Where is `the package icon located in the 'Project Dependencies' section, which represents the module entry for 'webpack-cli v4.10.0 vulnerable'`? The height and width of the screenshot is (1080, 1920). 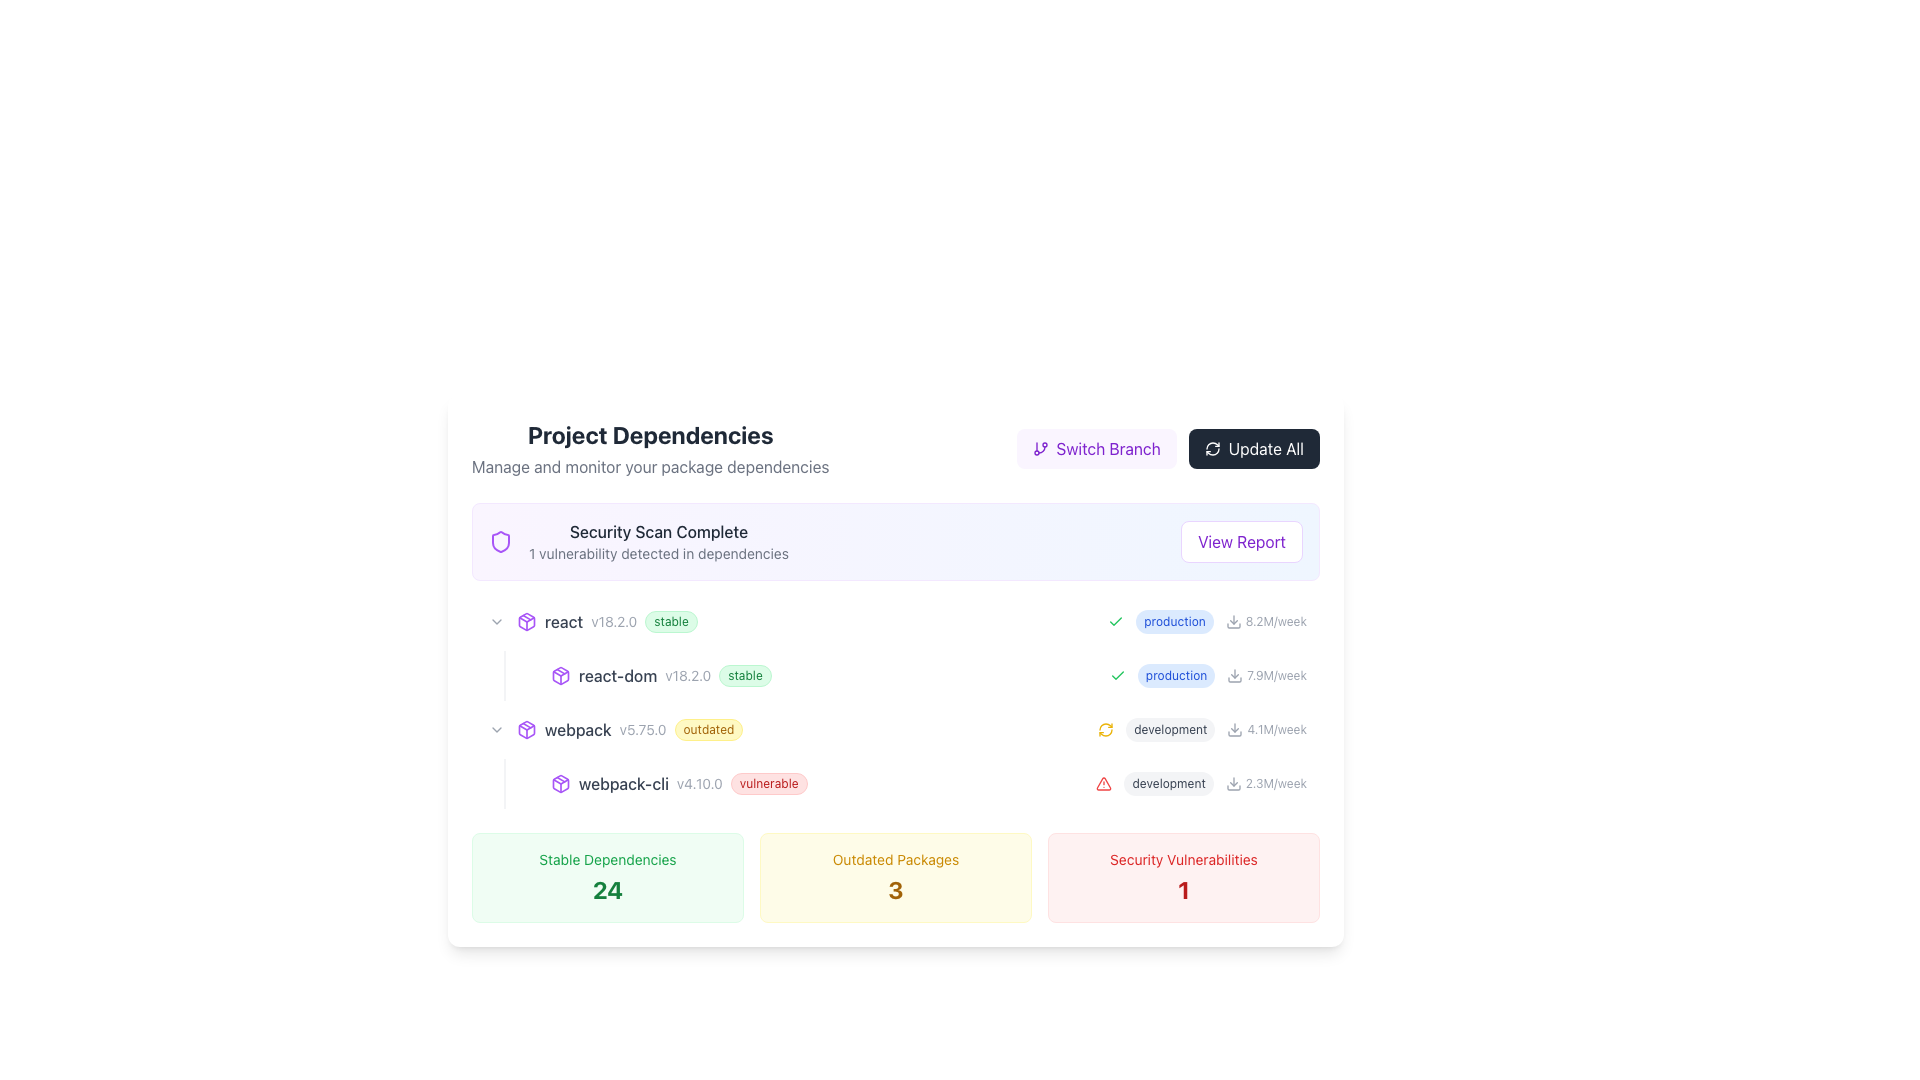 the package icon located in the 'Project Dependencies' section, which represents the module entry for 'webpack-cli v4.10.0 vulnerable' is located at coordinates (560, 782).